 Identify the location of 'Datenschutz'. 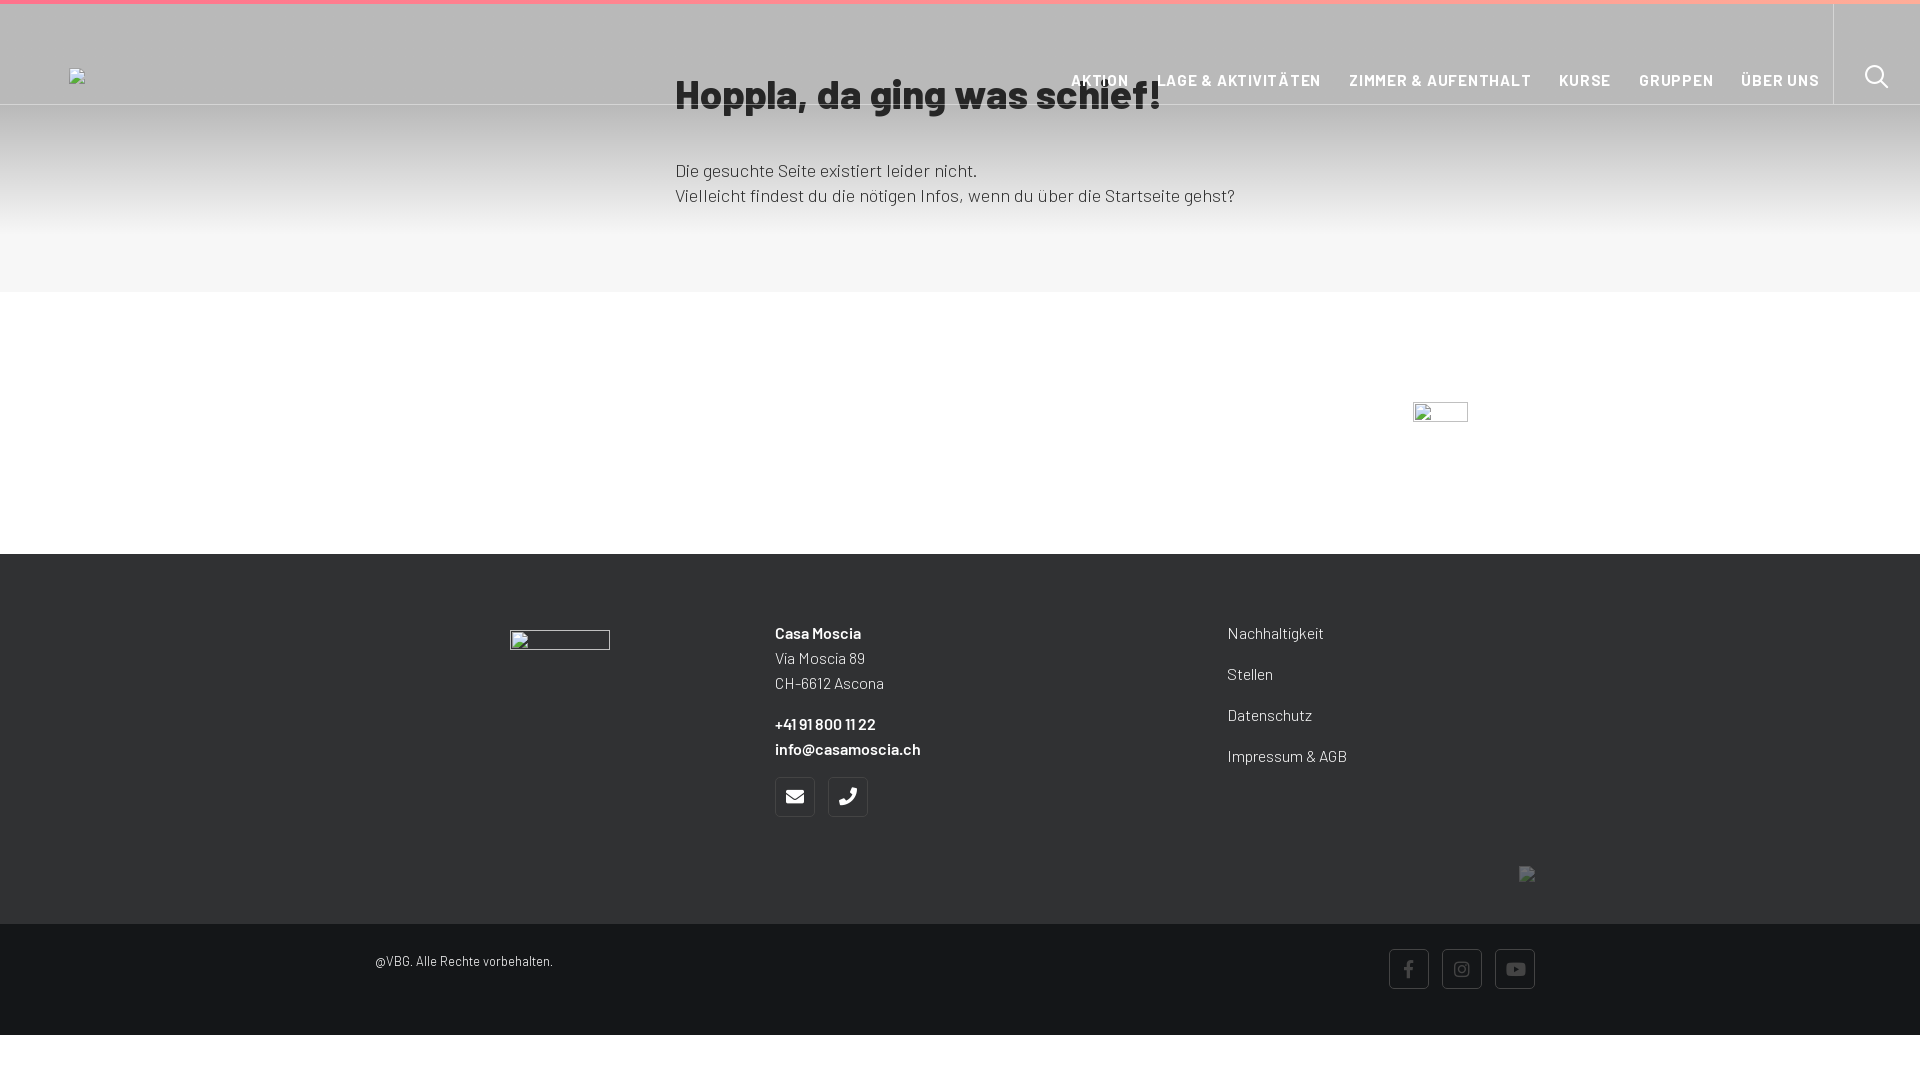
(1175, 713).